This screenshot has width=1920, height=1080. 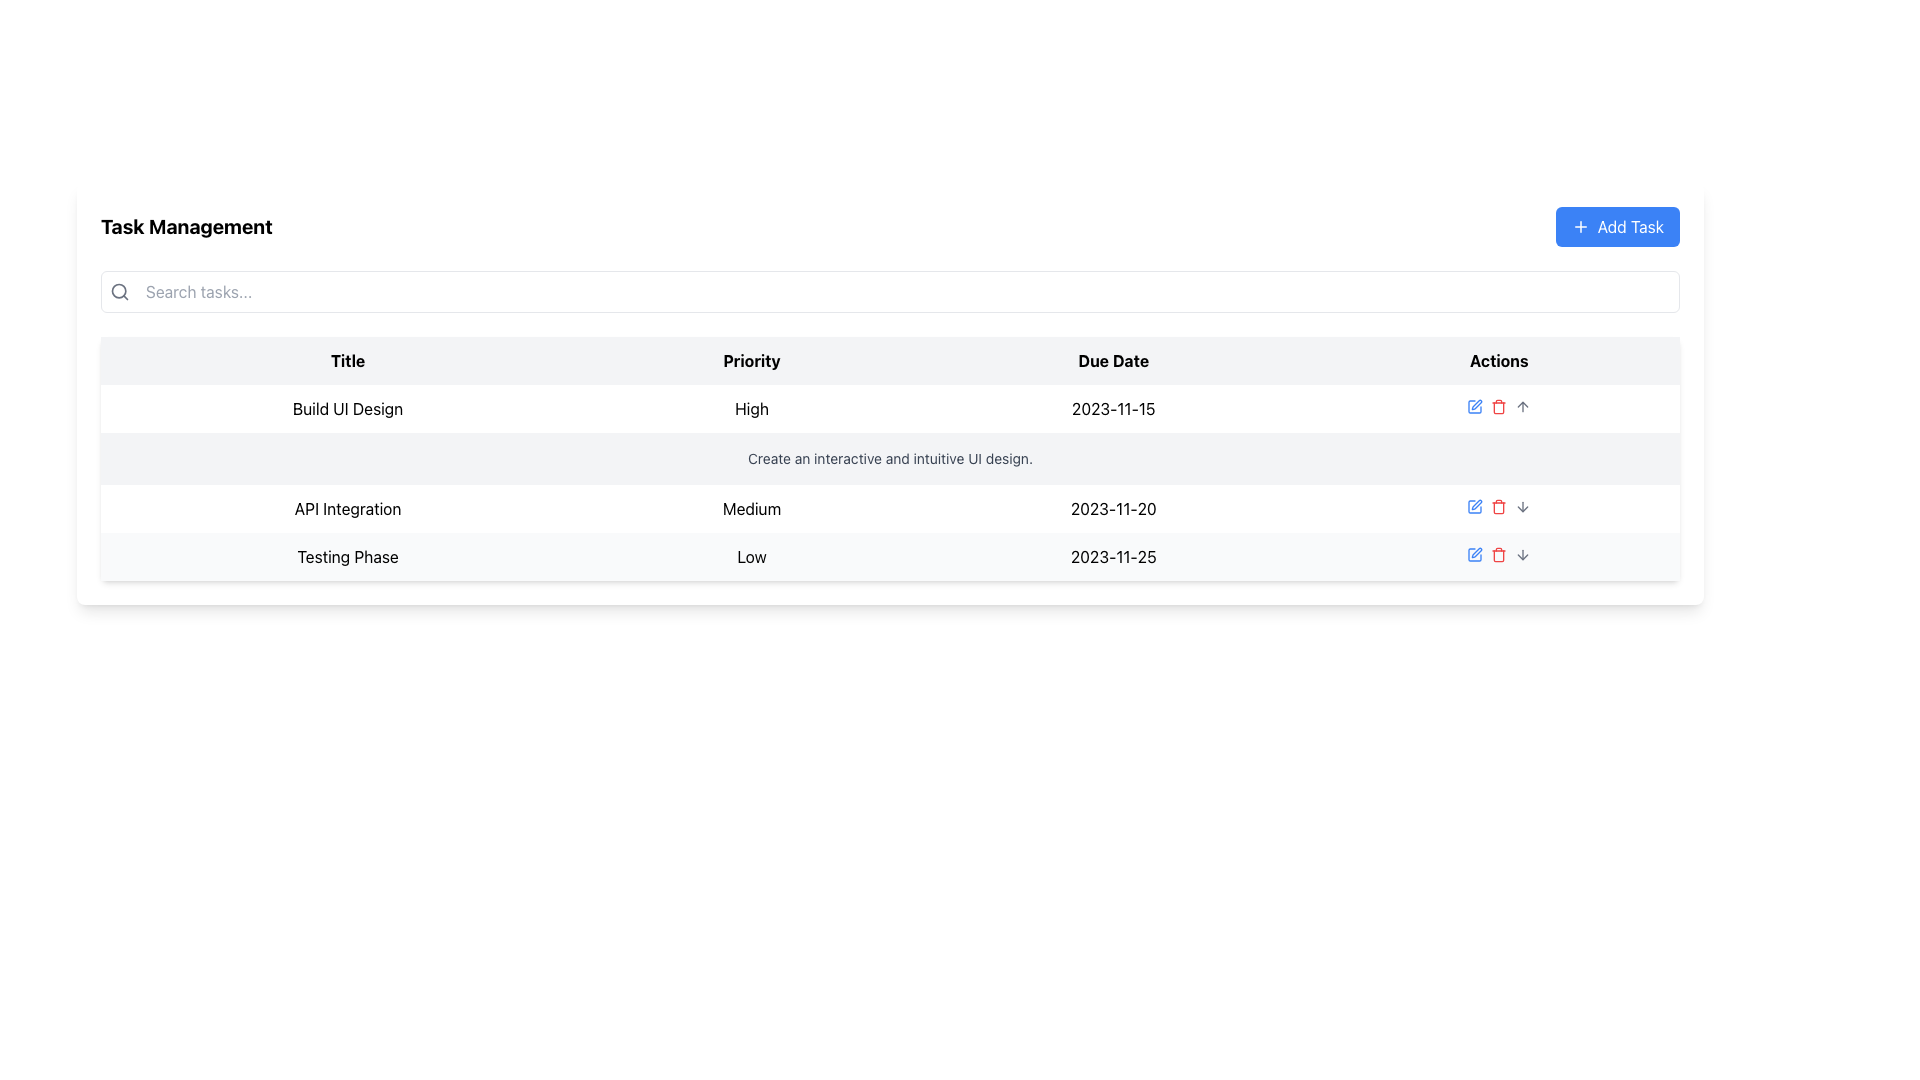 I want to click on the blue edit icon resembling a pen in the 'Actions' column for the 'API Integration' task, so click(x=1475, y=555).